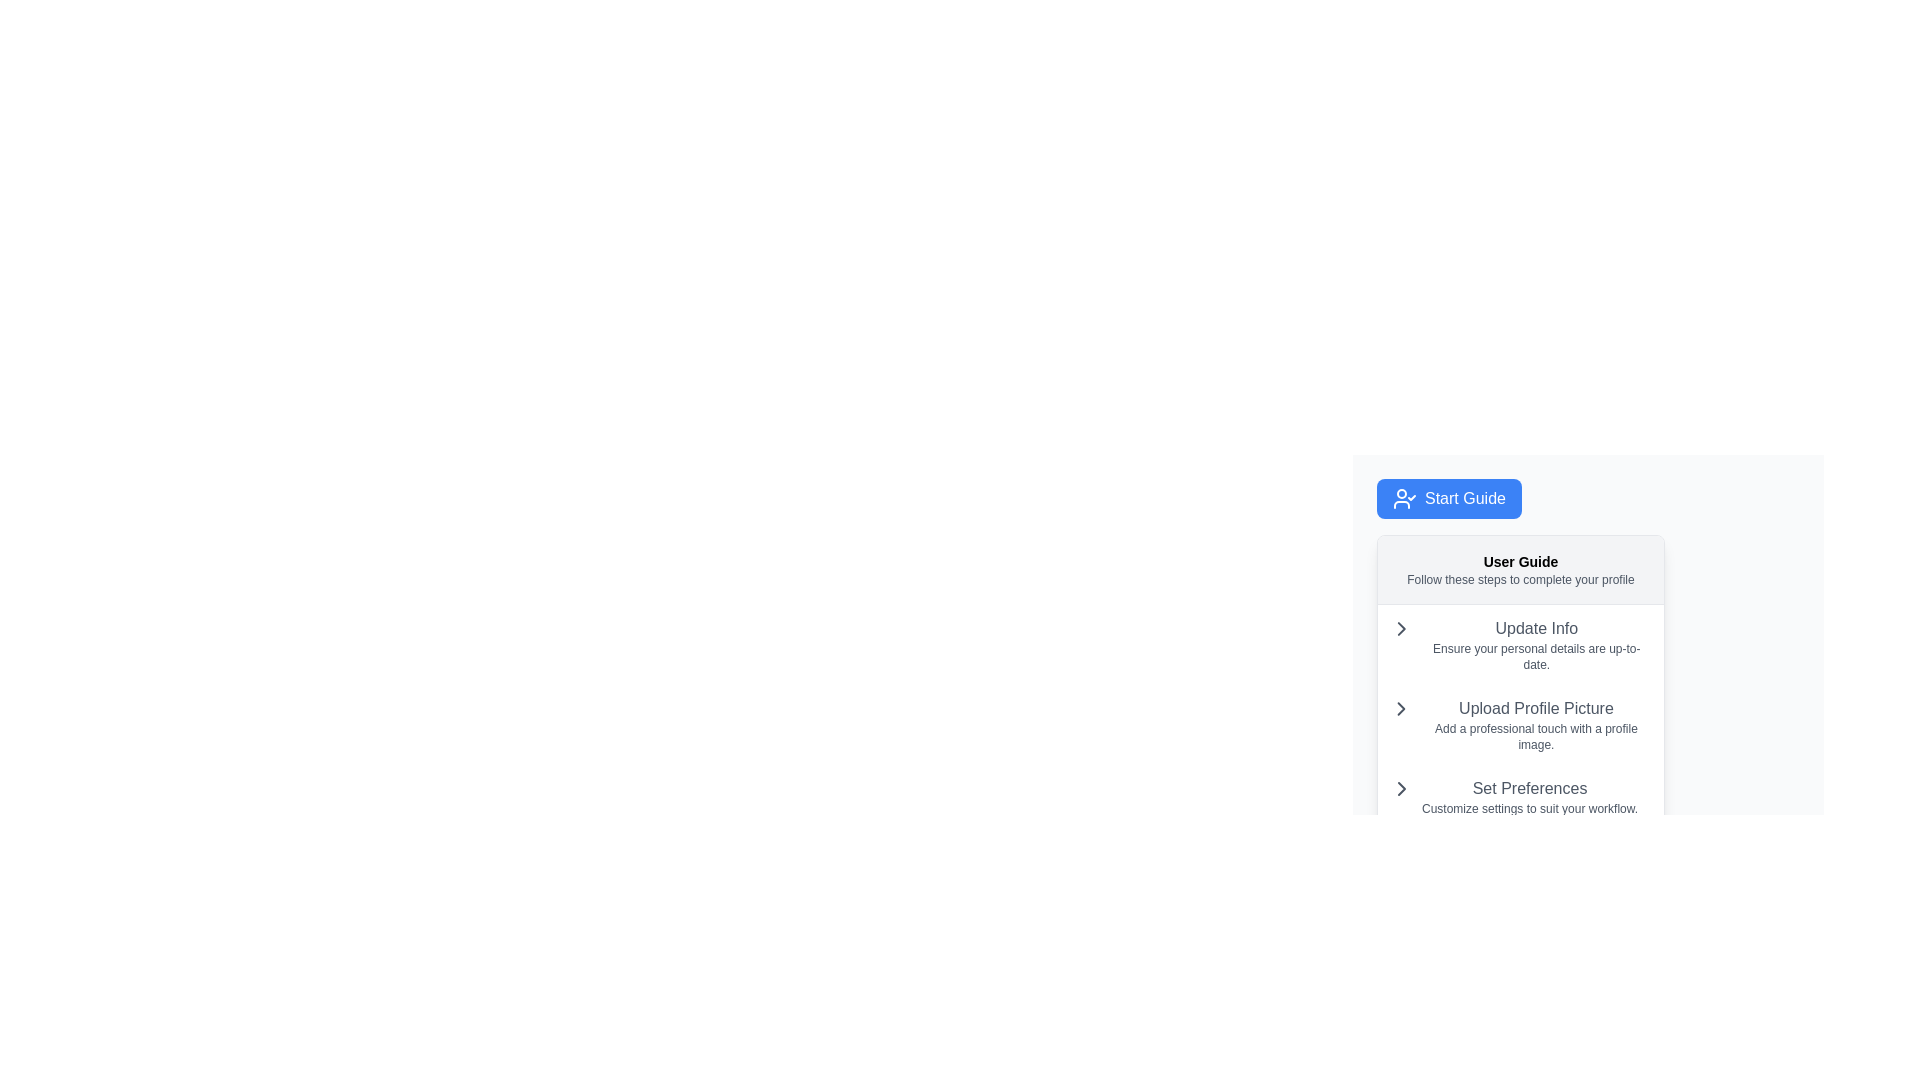  Describe the element at coordinates (1400, 788) in the screenshot. I see `the right-pointing chevron icon located beside the 'Set Preferences' text to observe any potential hover effects` at that location.